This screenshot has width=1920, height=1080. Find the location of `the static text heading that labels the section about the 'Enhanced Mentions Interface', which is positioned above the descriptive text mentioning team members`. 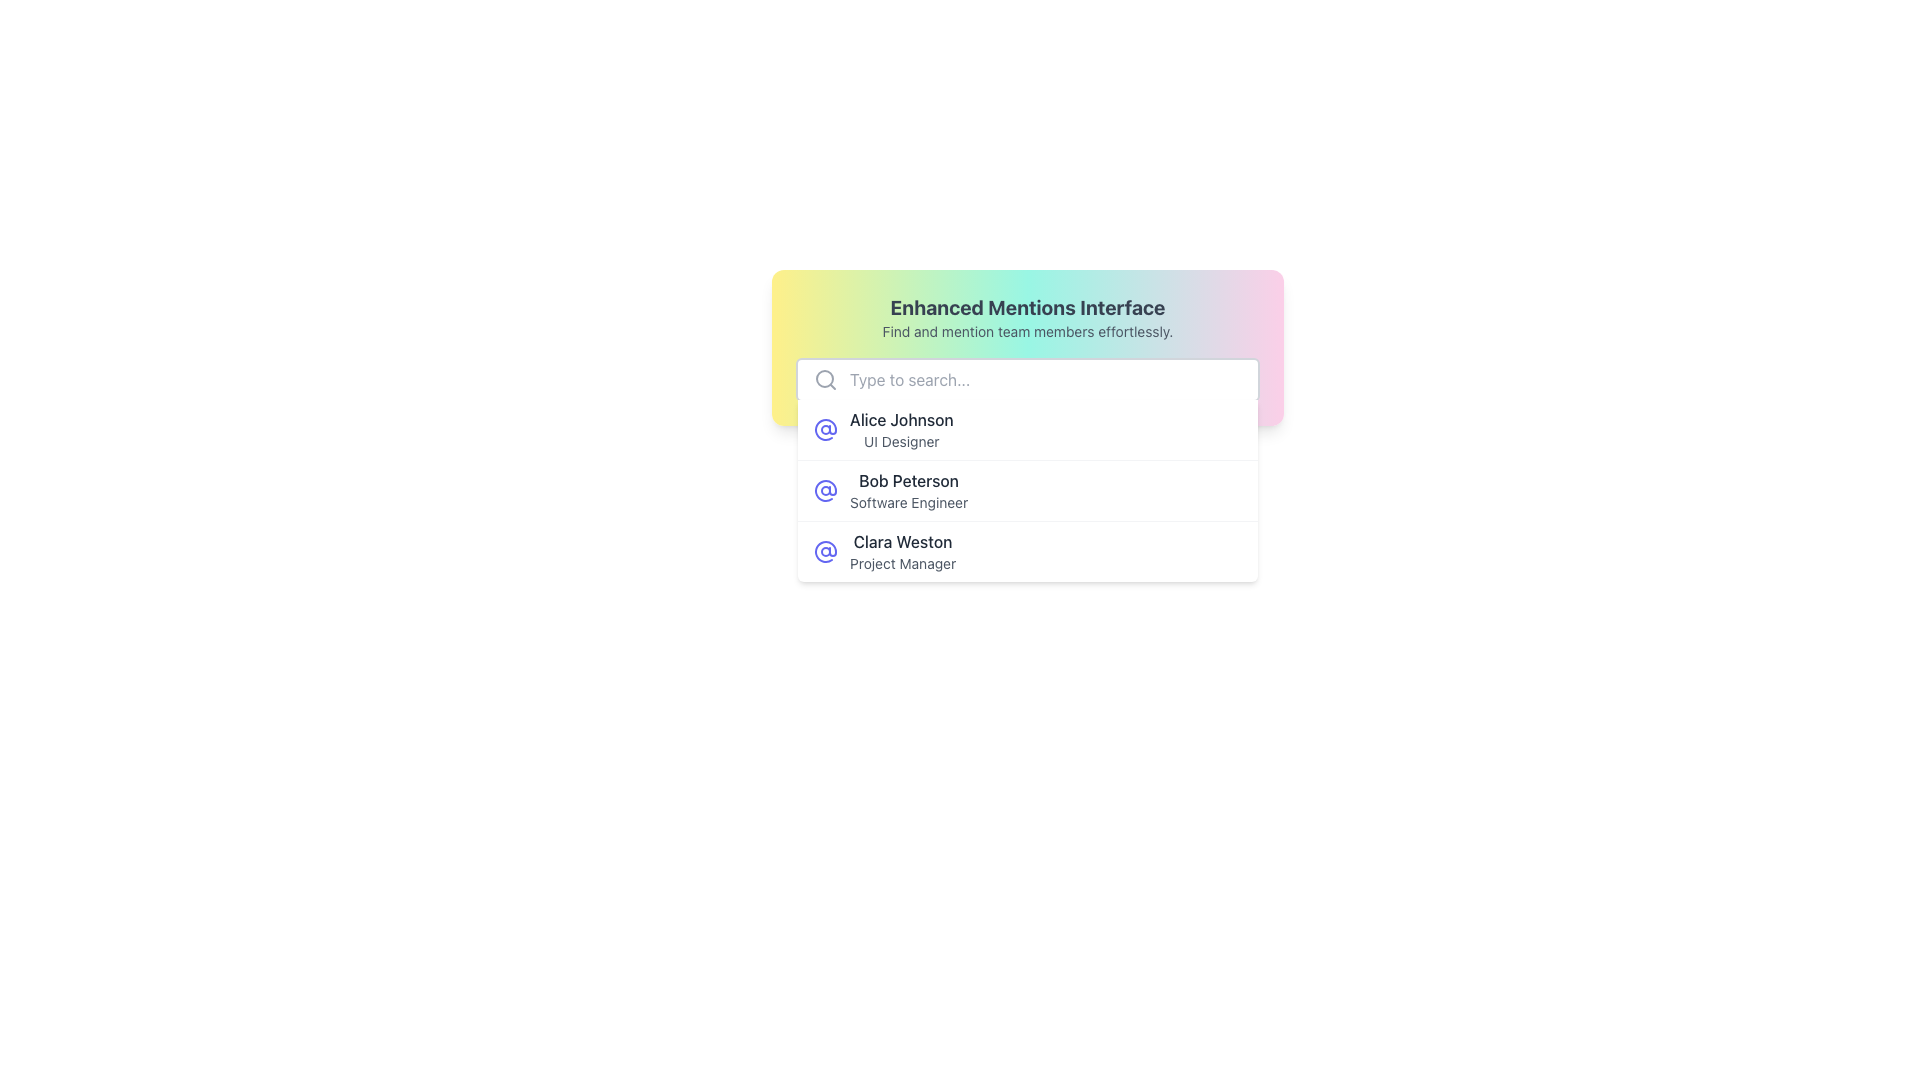

the static text heading that labels the section about the 'Enhanced Mentions Interface', which is positioned above the descriptive text mentioning team members is located at coordinates (1027, 308).